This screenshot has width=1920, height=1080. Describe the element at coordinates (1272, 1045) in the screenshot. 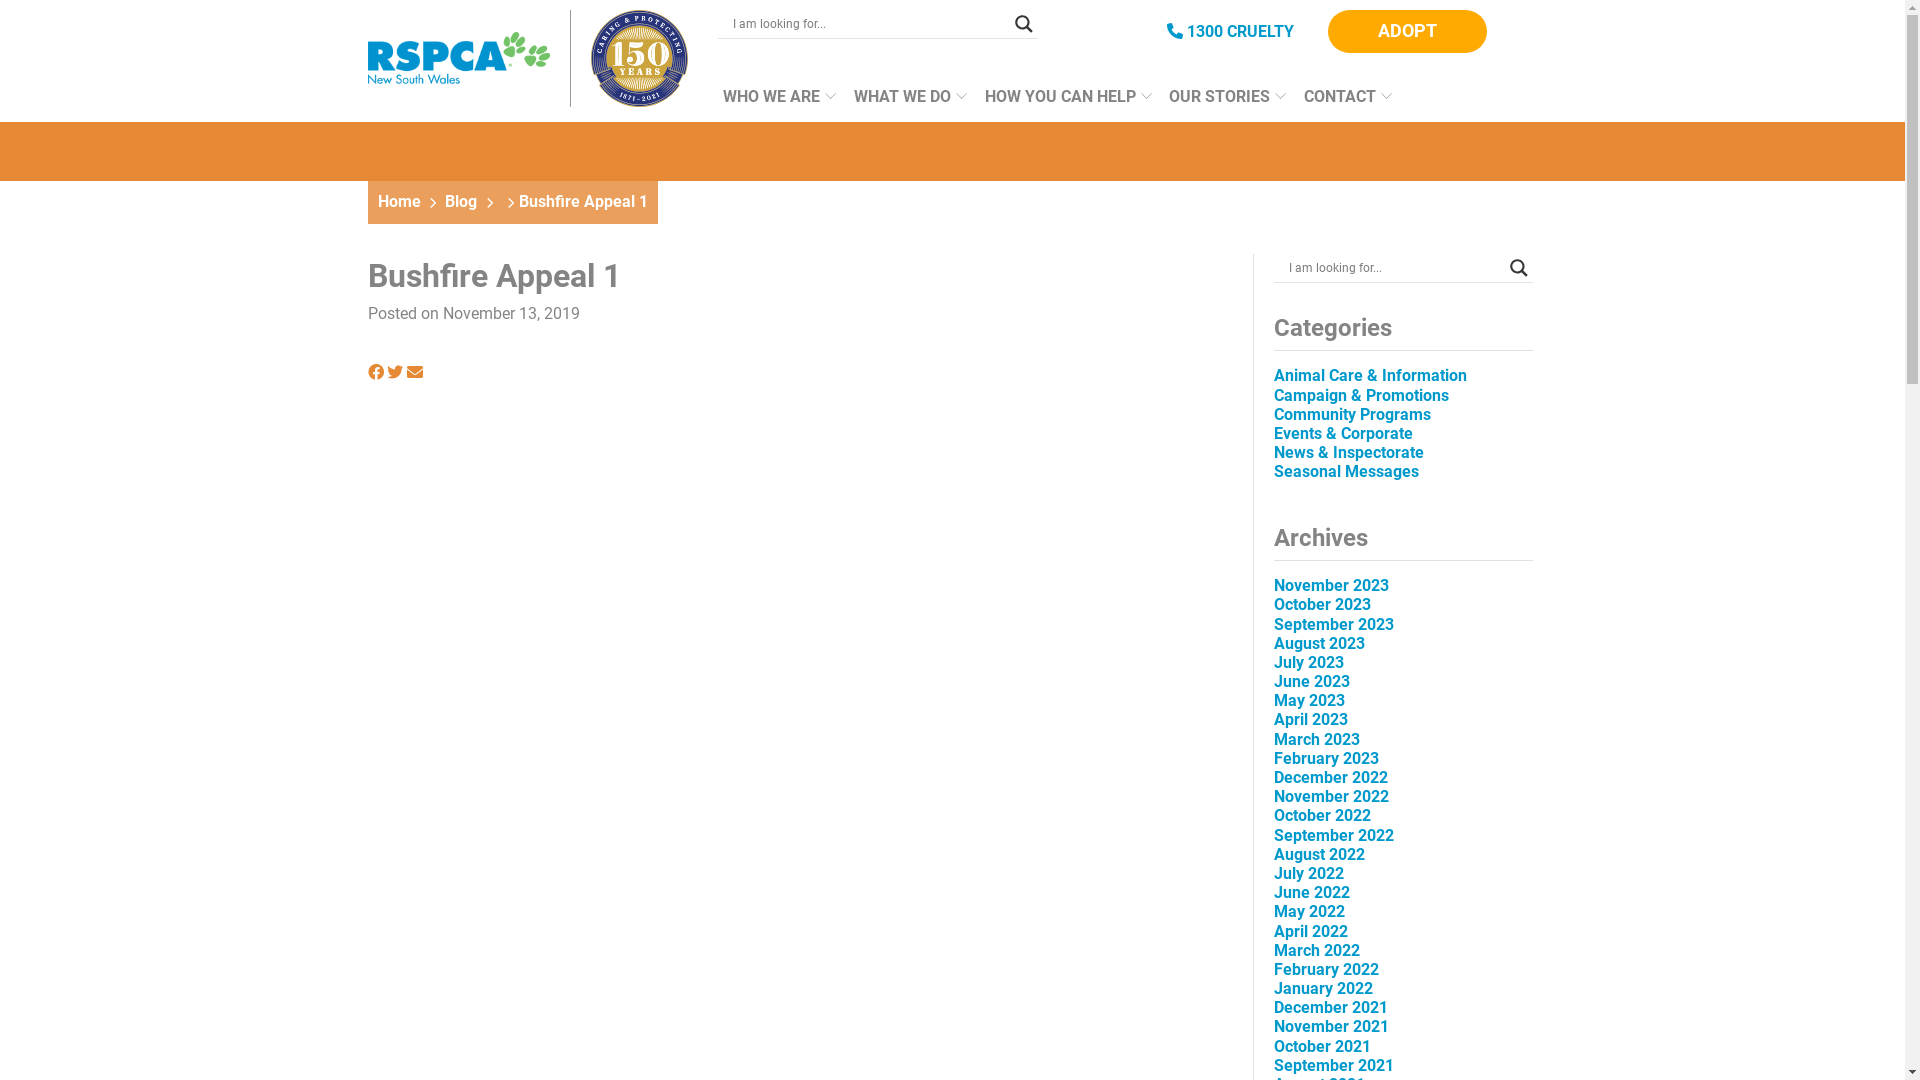

I see `'October 2021'` at that location.